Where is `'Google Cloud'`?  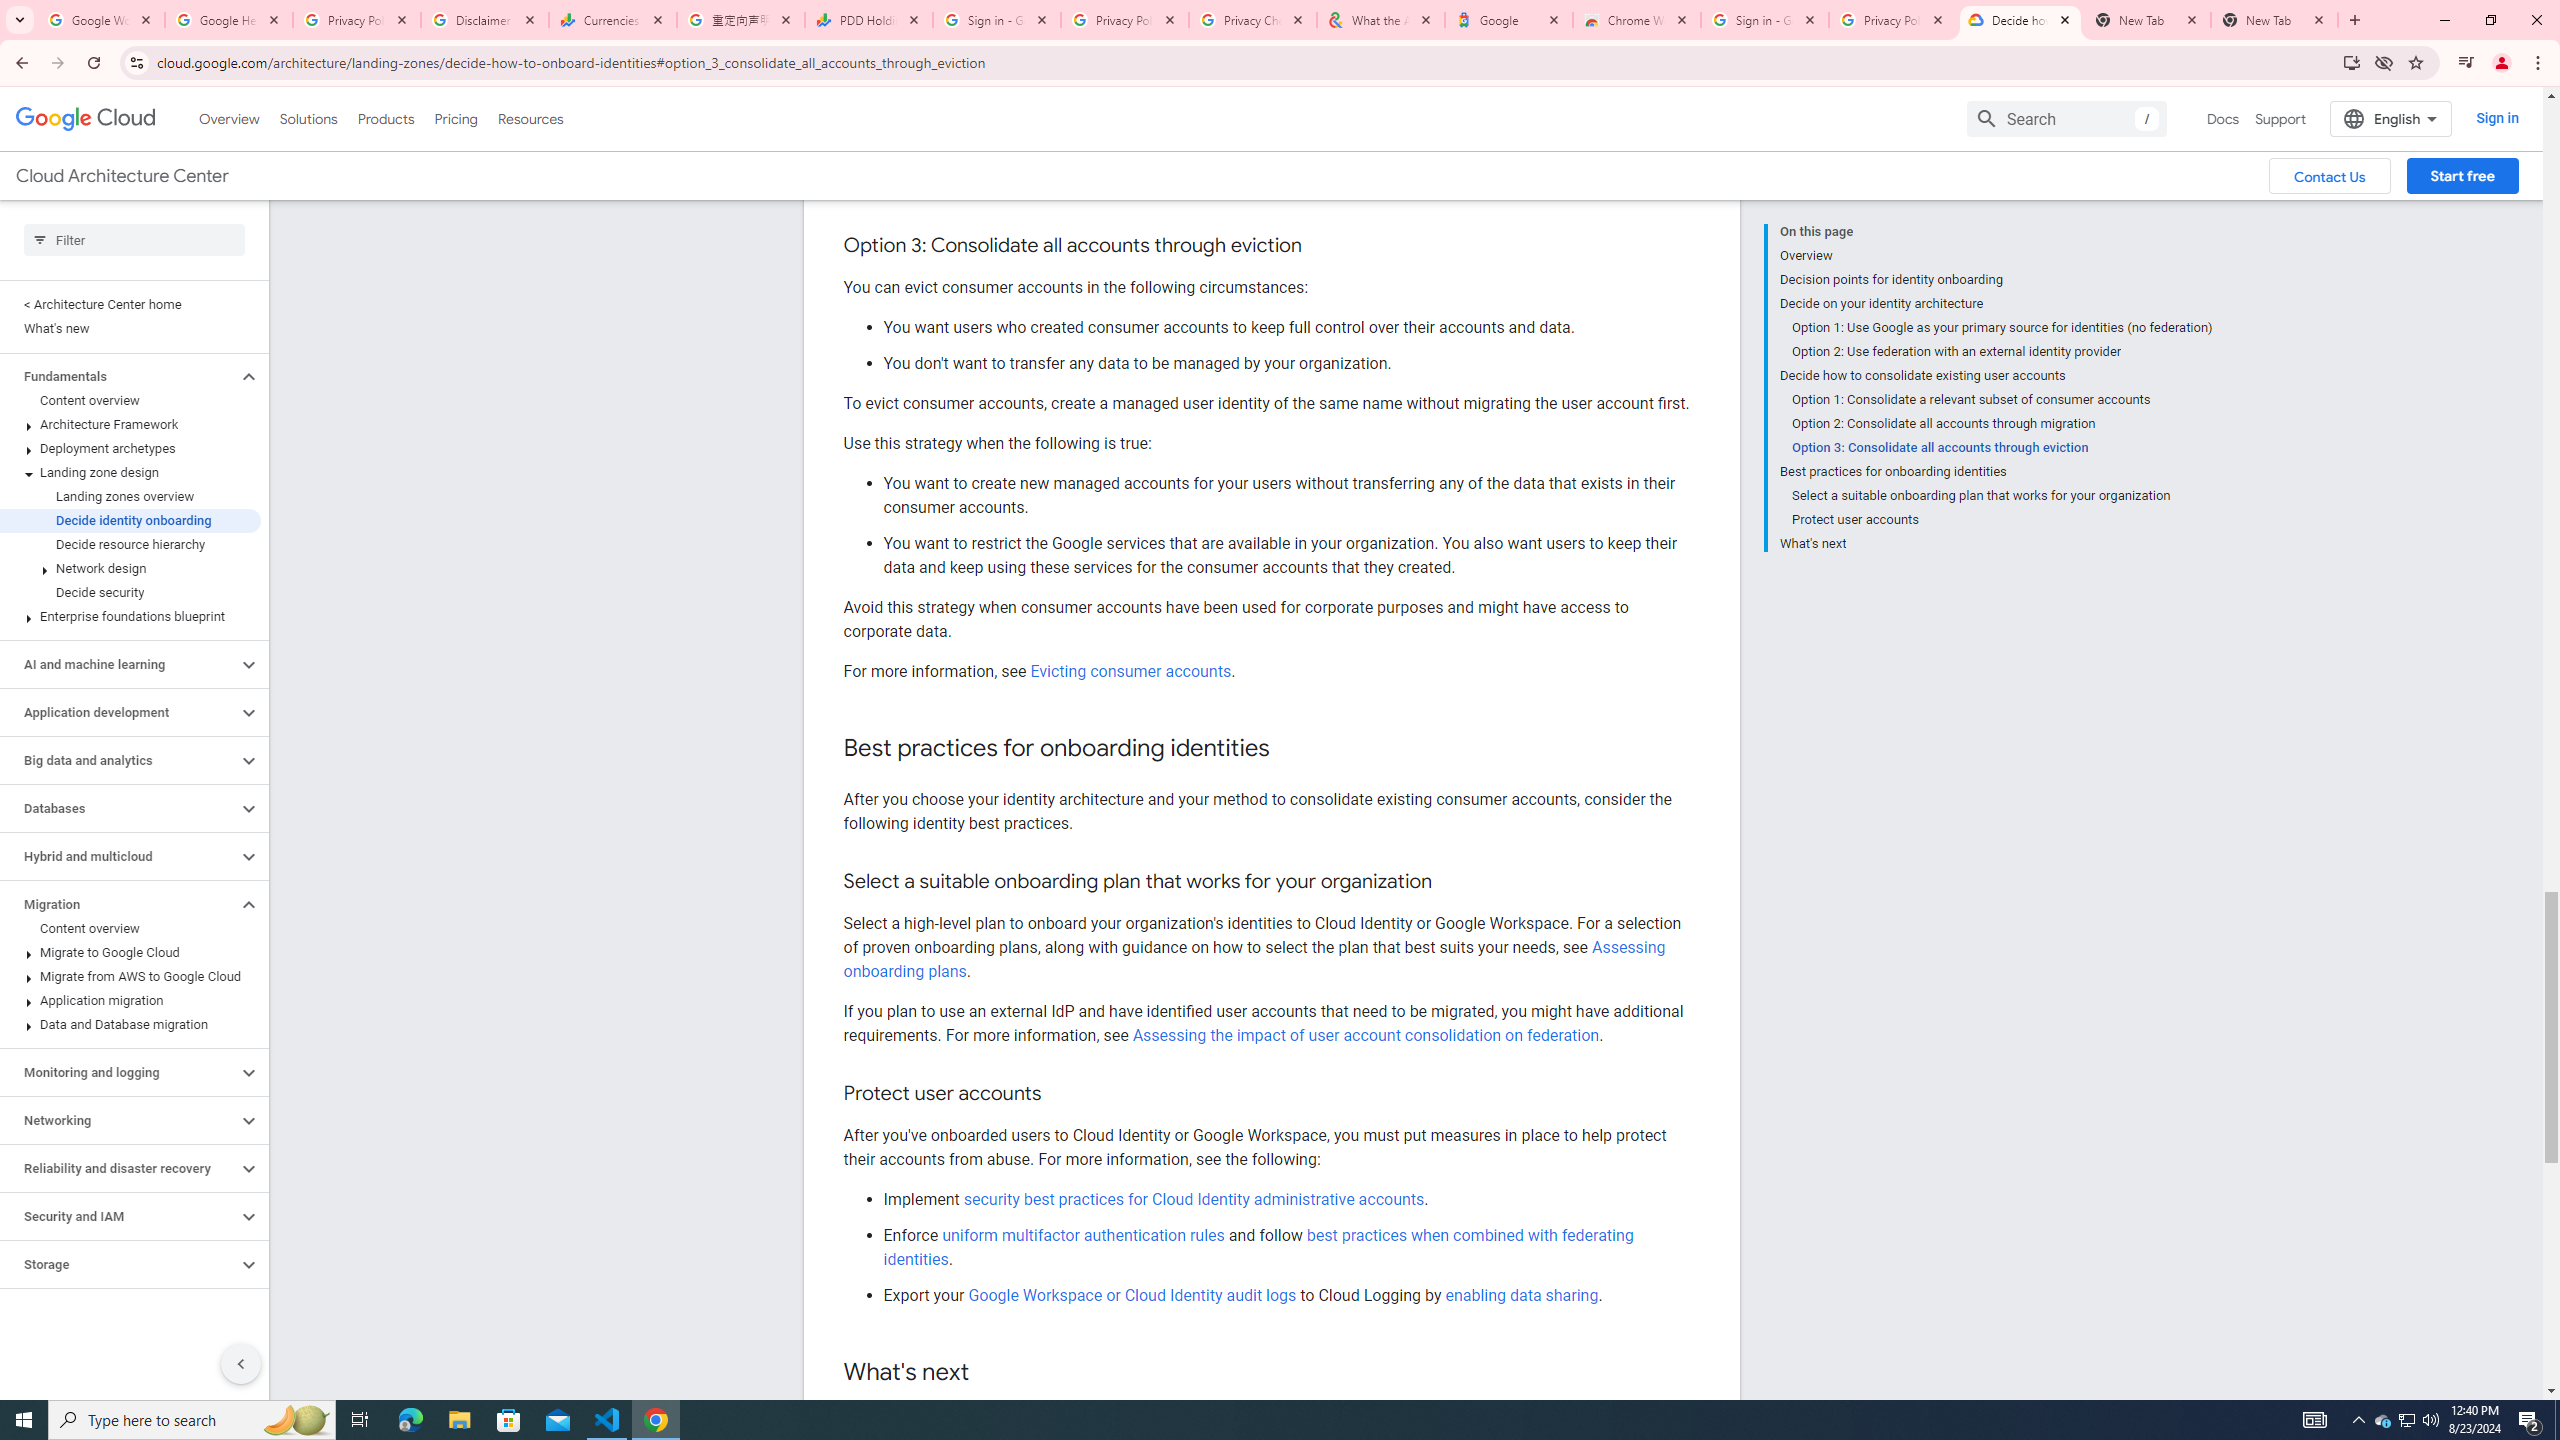
'Google Cloud' is located at coordinates (85, 118).